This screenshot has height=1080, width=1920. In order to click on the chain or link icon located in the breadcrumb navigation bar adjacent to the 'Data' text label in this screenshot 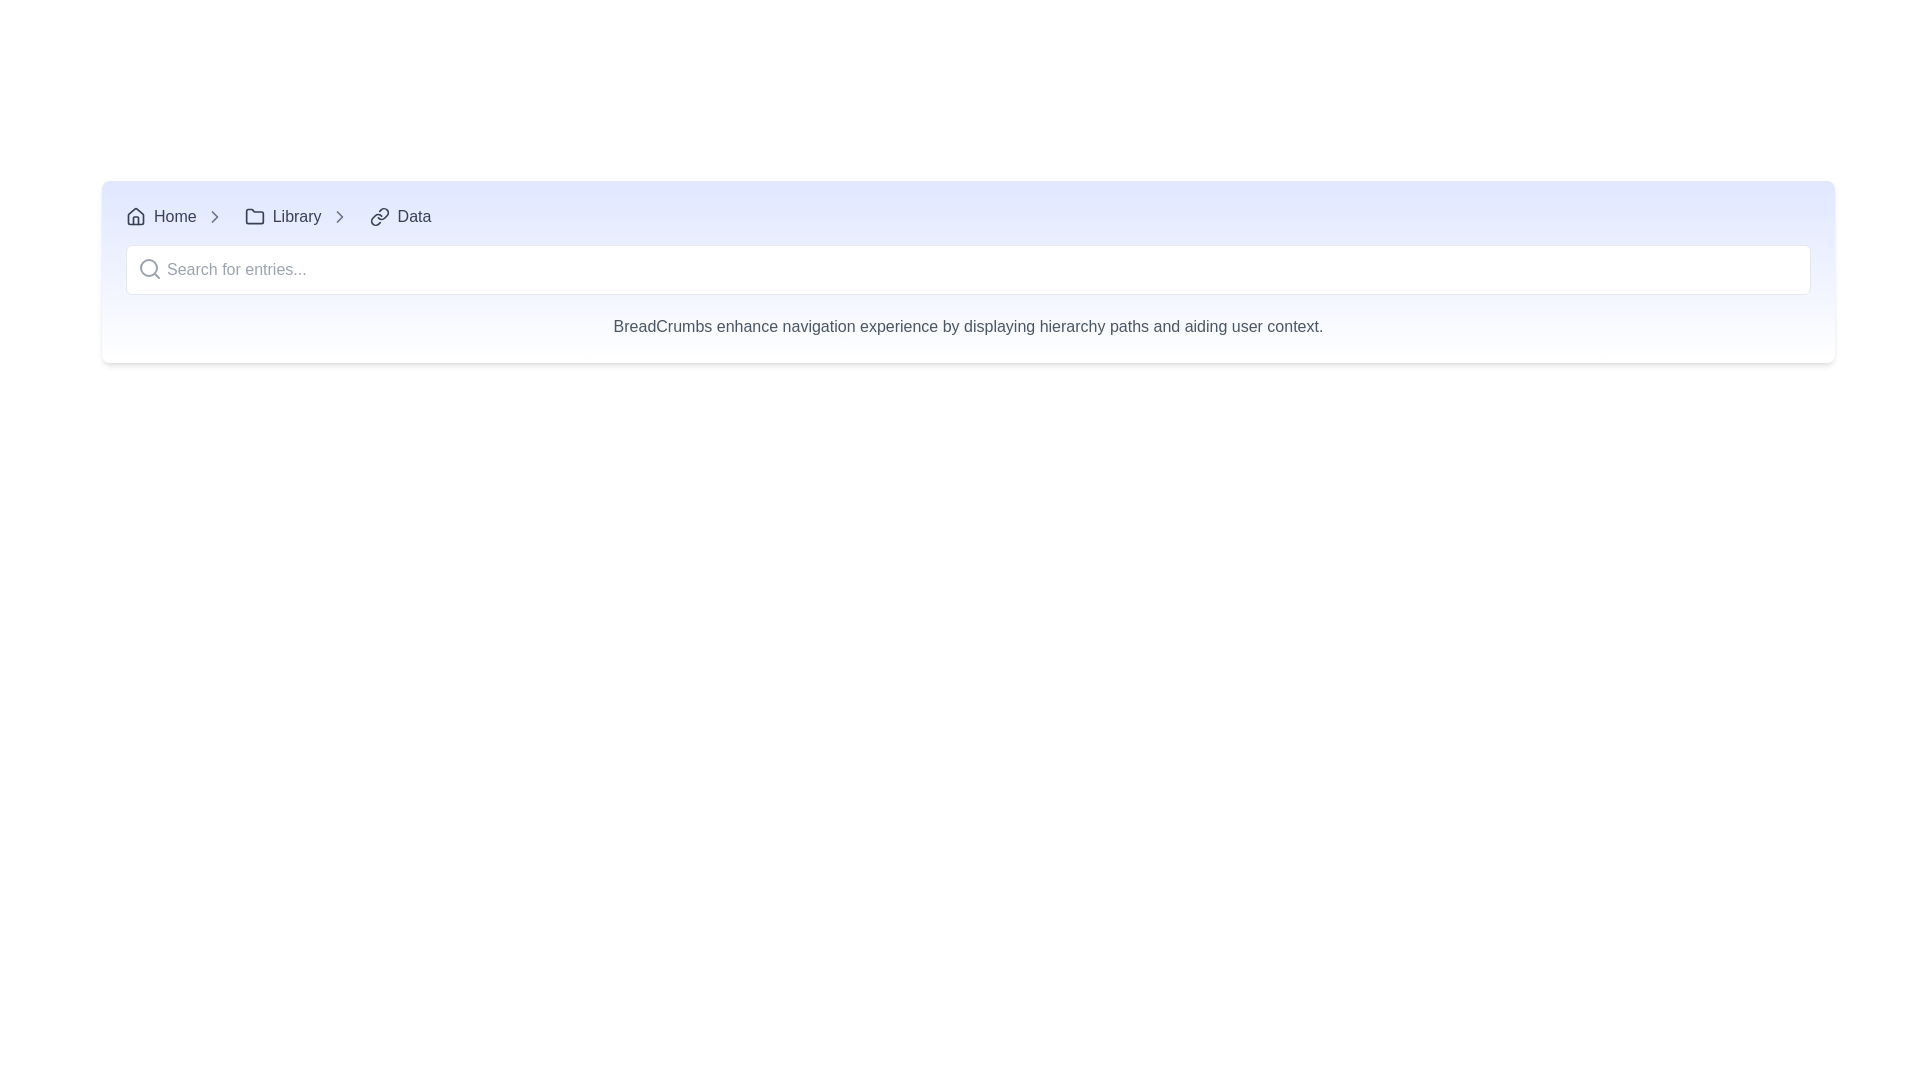, I will do `click(382, 214)`.